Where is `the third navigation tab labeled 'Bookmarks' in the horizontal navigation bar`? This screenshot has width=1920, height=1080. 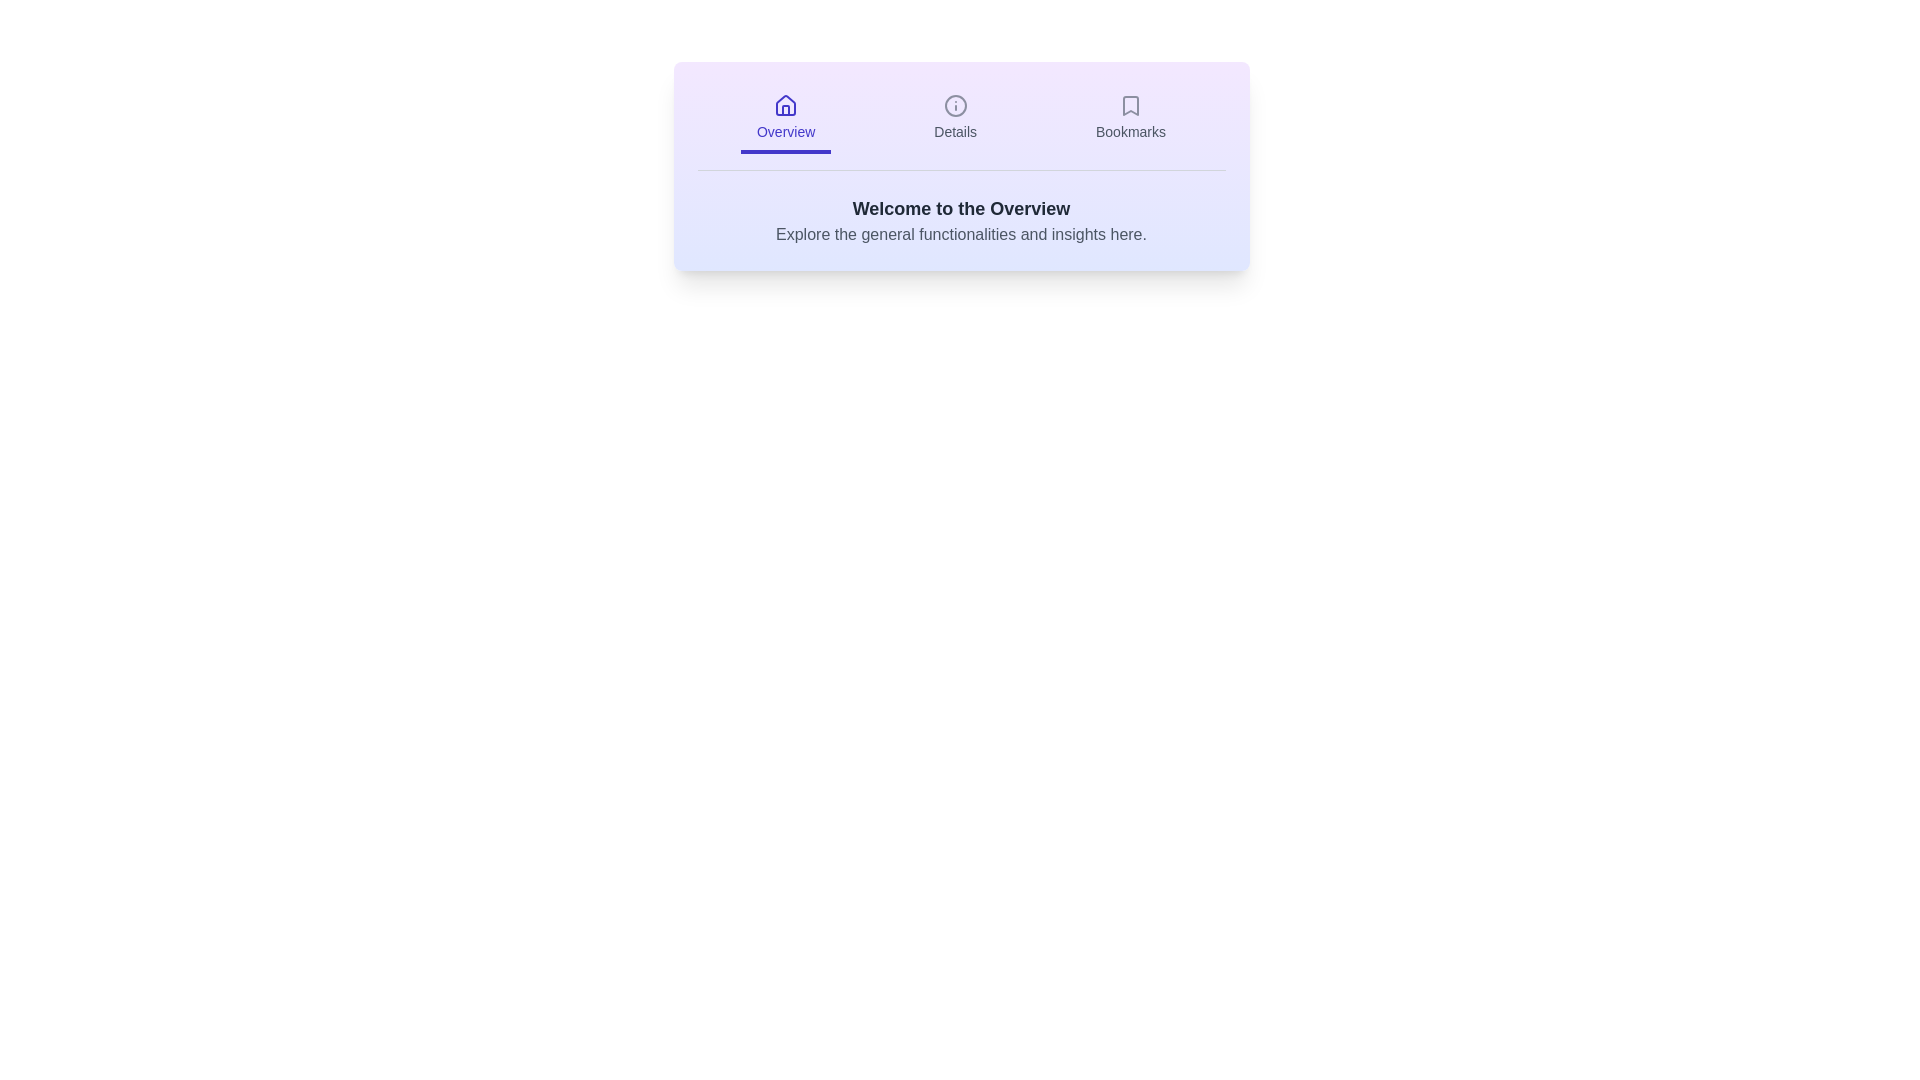
the third navigation tab labeled 'Bookmarks' in the horizontal navigation bar is located at coordinates (1131, 119).